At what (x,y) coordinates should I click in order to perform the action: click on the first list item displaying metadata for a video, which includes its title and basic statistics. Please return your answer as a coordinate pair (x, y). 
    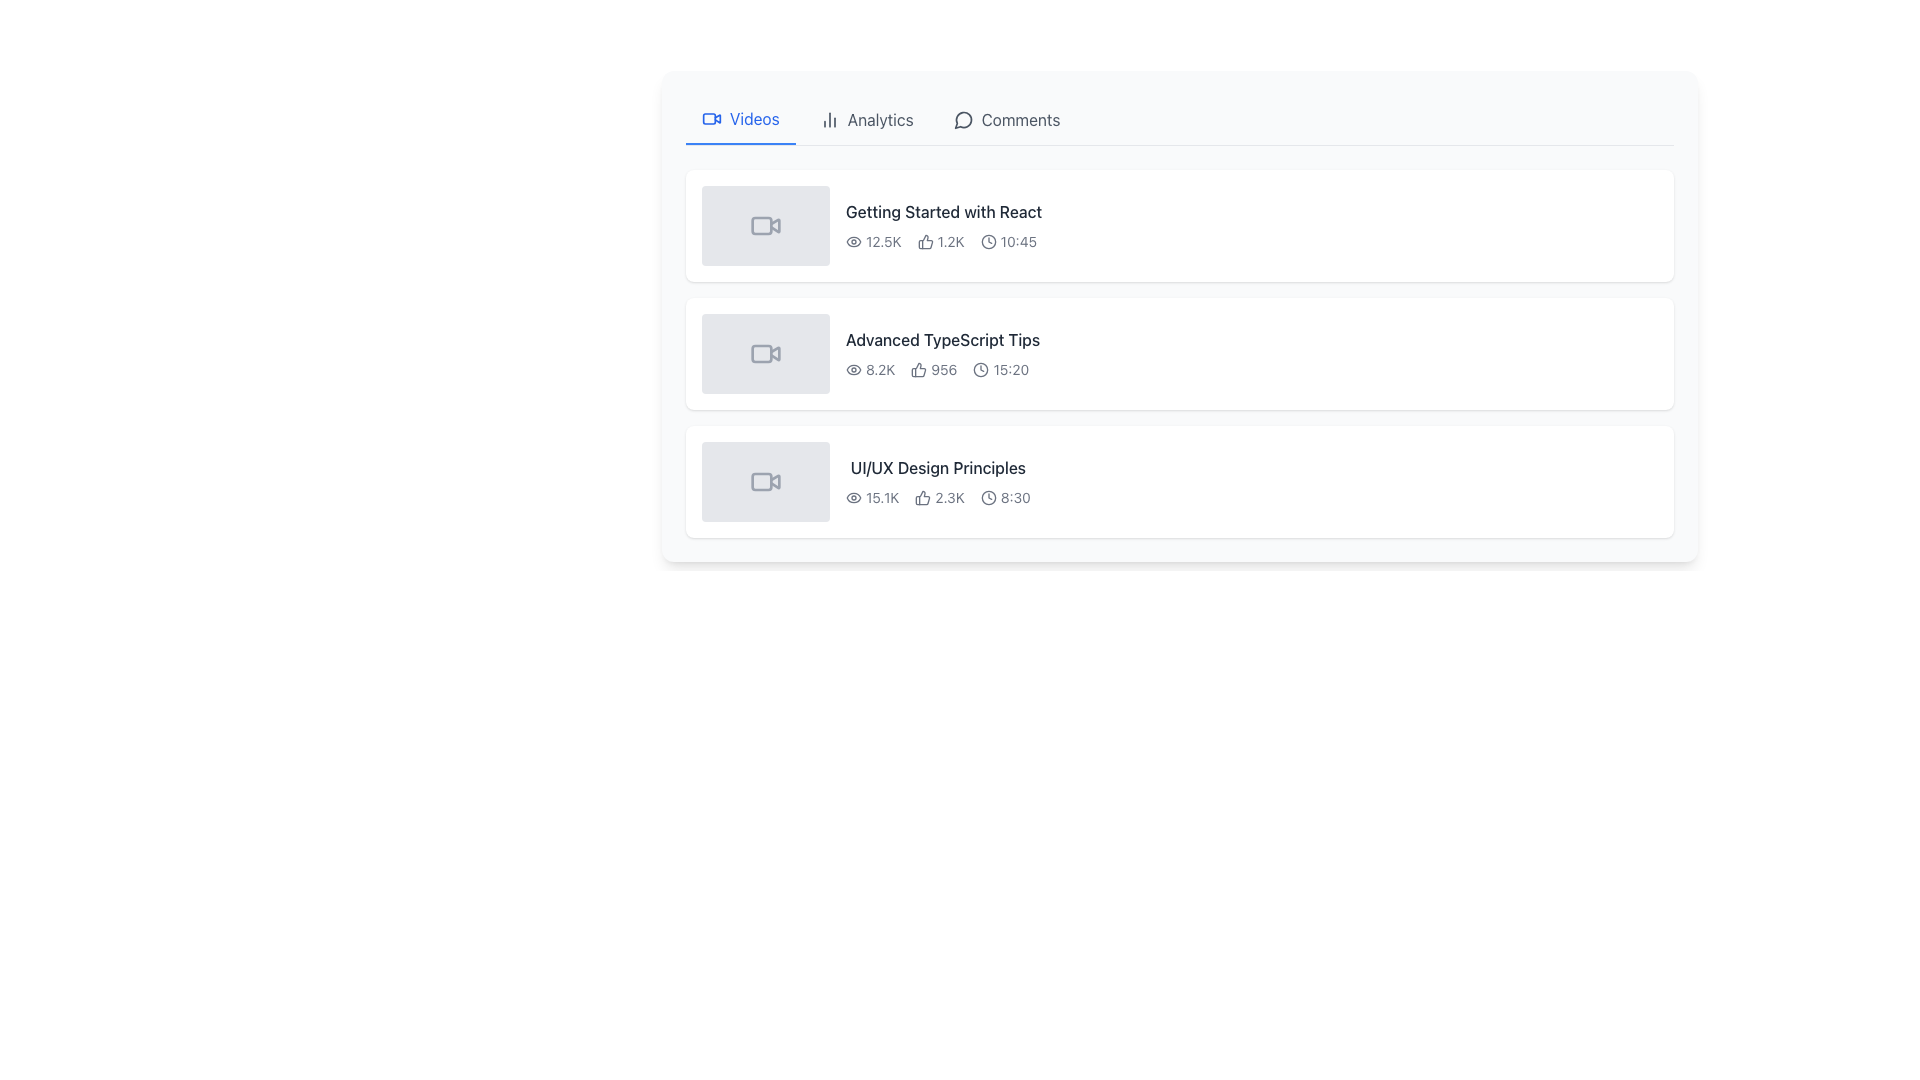
    Looking at the image, I should click on (943, 225).